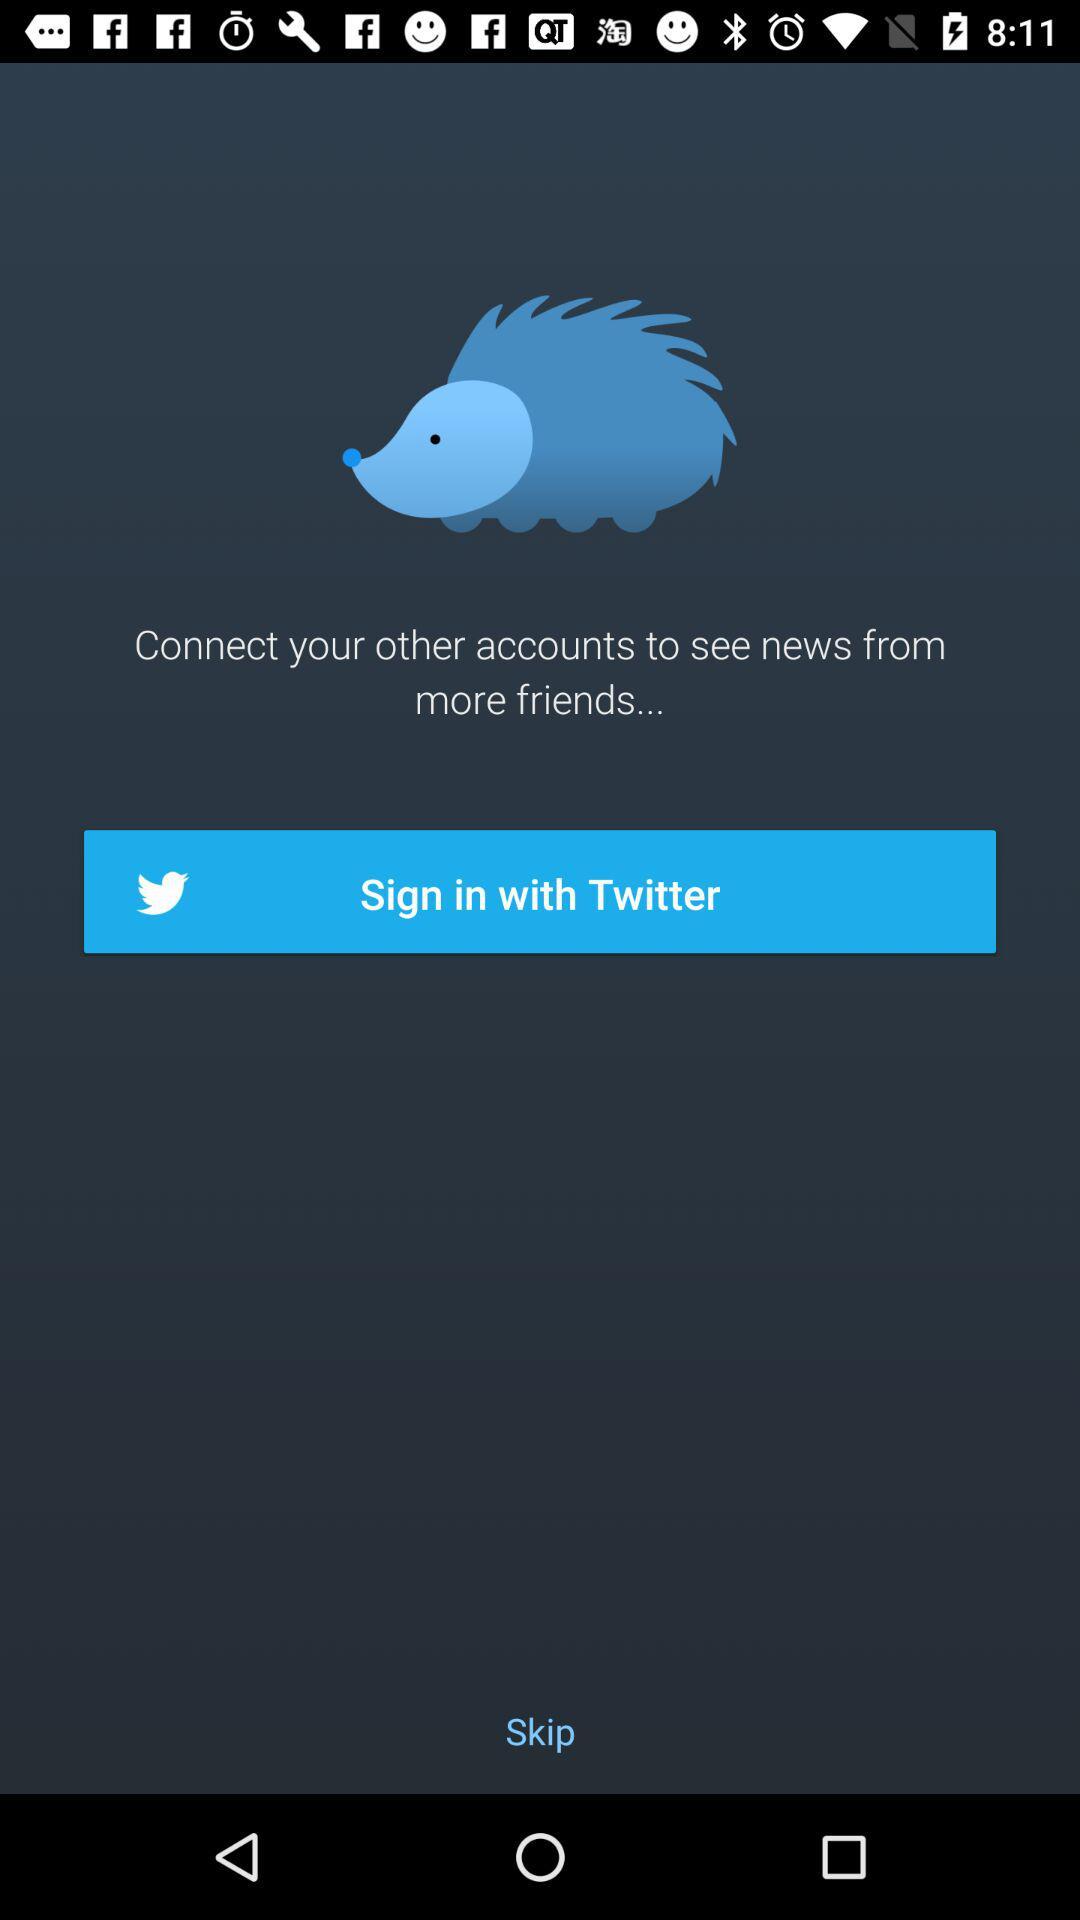 The image size is (1080, 1920). I want to click on the icon above the skip item, so click(540, 892).